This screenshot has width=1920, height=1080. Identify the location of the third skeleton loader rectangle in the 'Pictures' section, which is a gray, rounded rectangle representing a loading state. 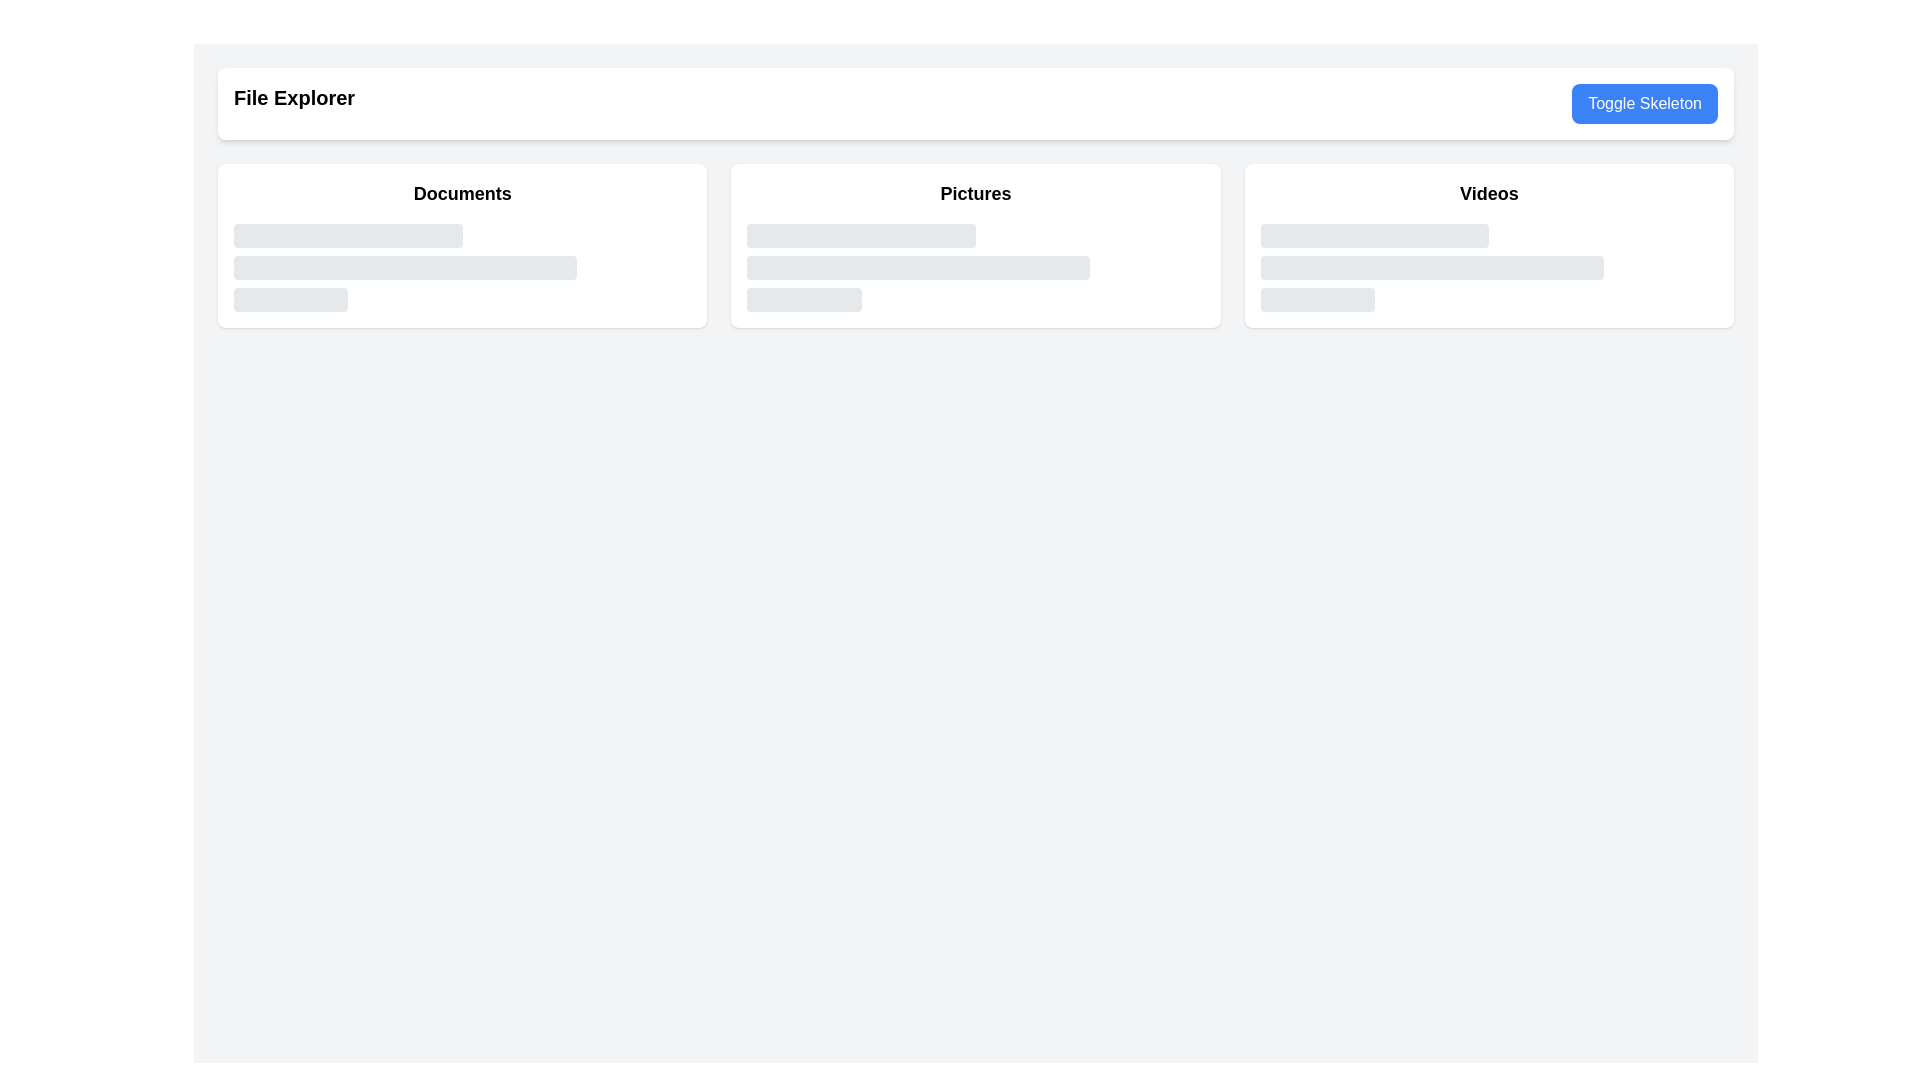
(804, 300).